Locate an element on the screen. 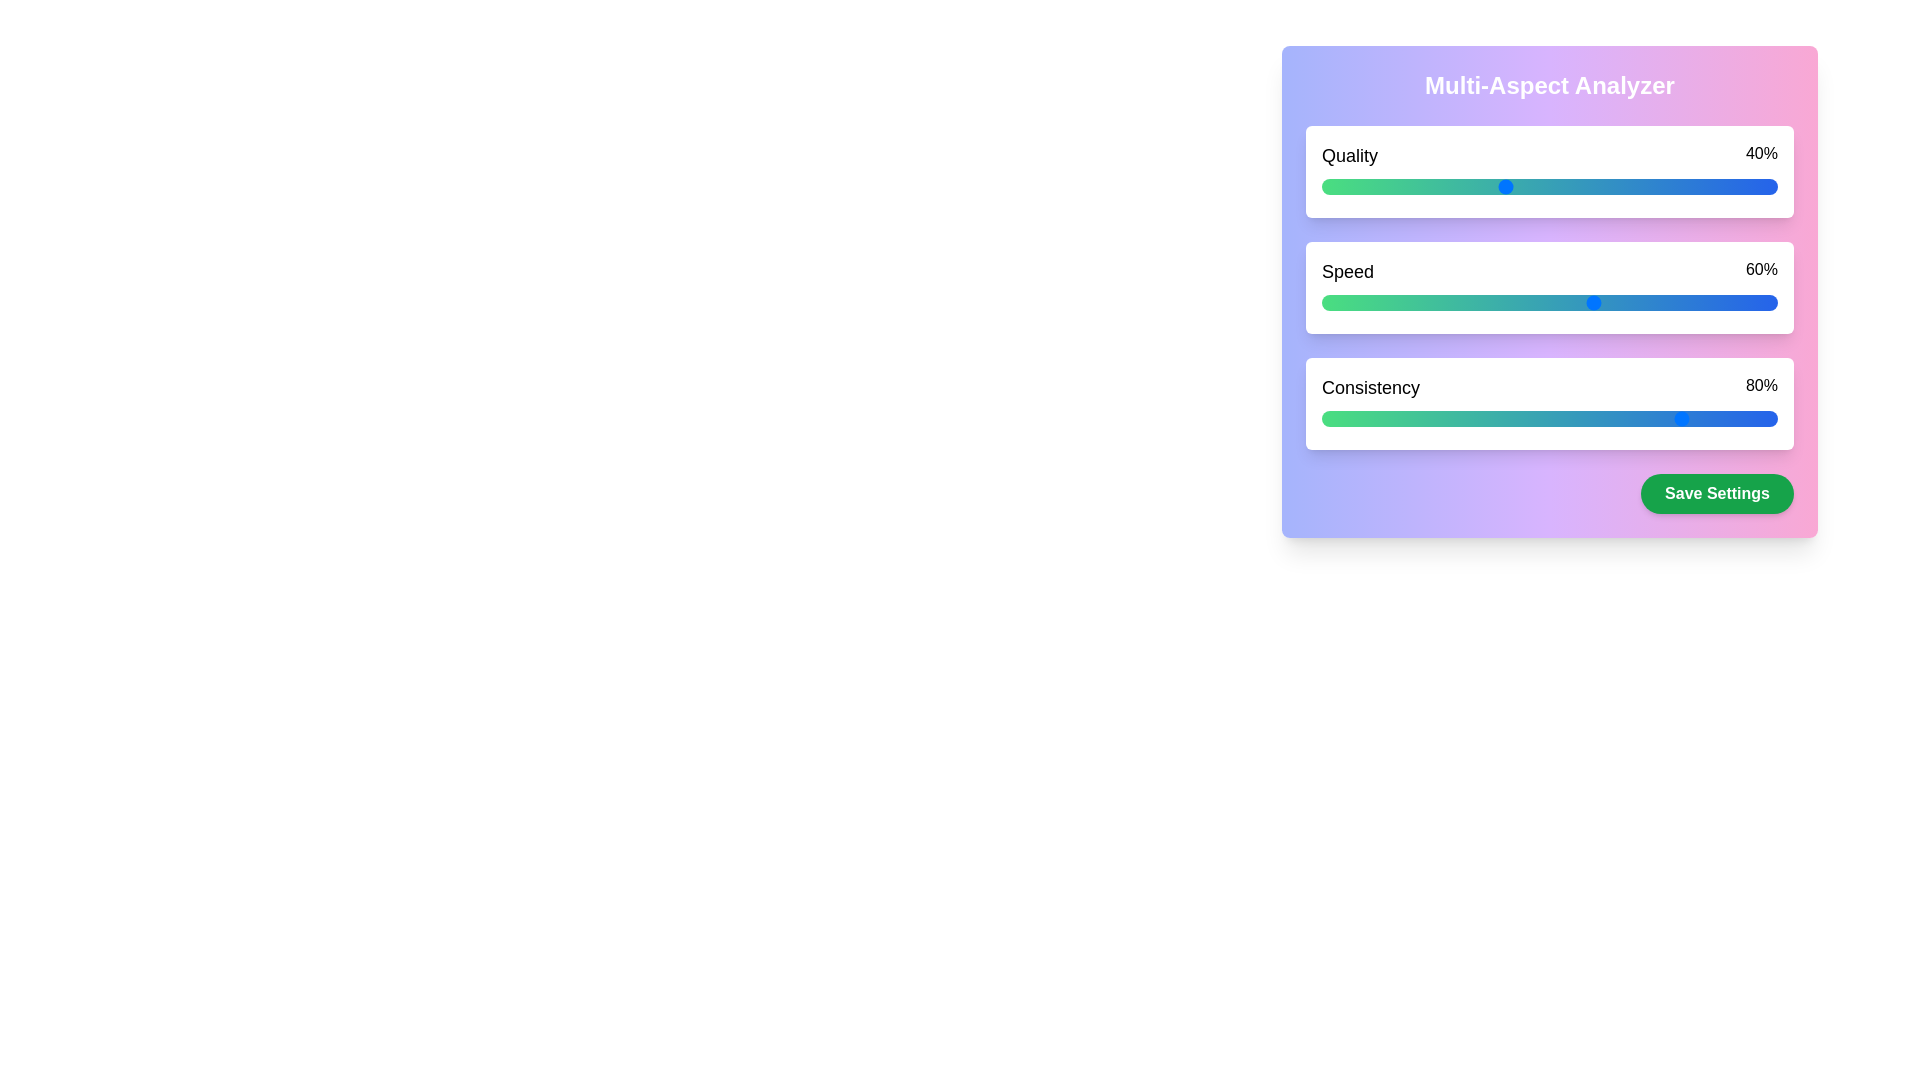 The width and height of the screenshot is (1920, 1080). the slider value is located at coordinates (1745, 418).